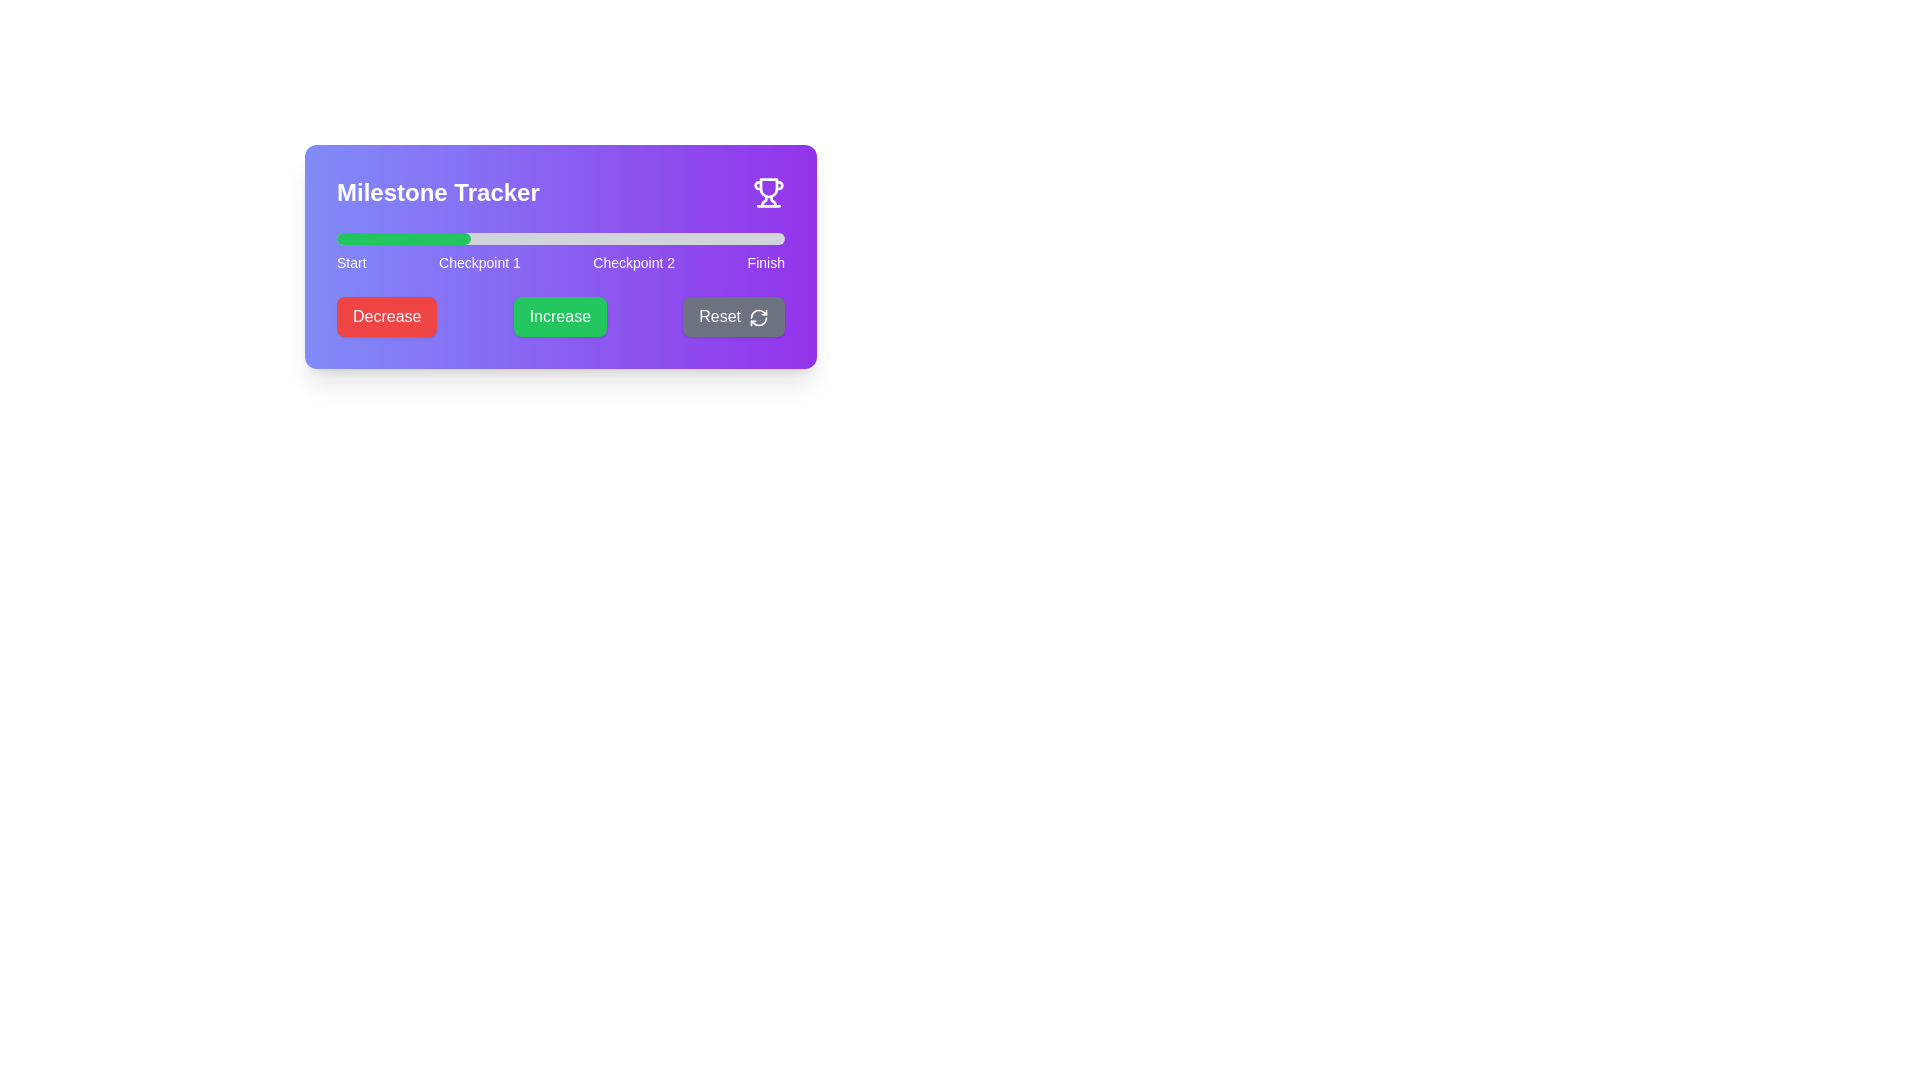 Image resolution: width=1920 pixels, height=1080 pixels. I want to click on the text label displaying 'Checkpoint 2', which has a white font color on a purple background and is positioned in the middle of its row of labels, so click(633, 261).